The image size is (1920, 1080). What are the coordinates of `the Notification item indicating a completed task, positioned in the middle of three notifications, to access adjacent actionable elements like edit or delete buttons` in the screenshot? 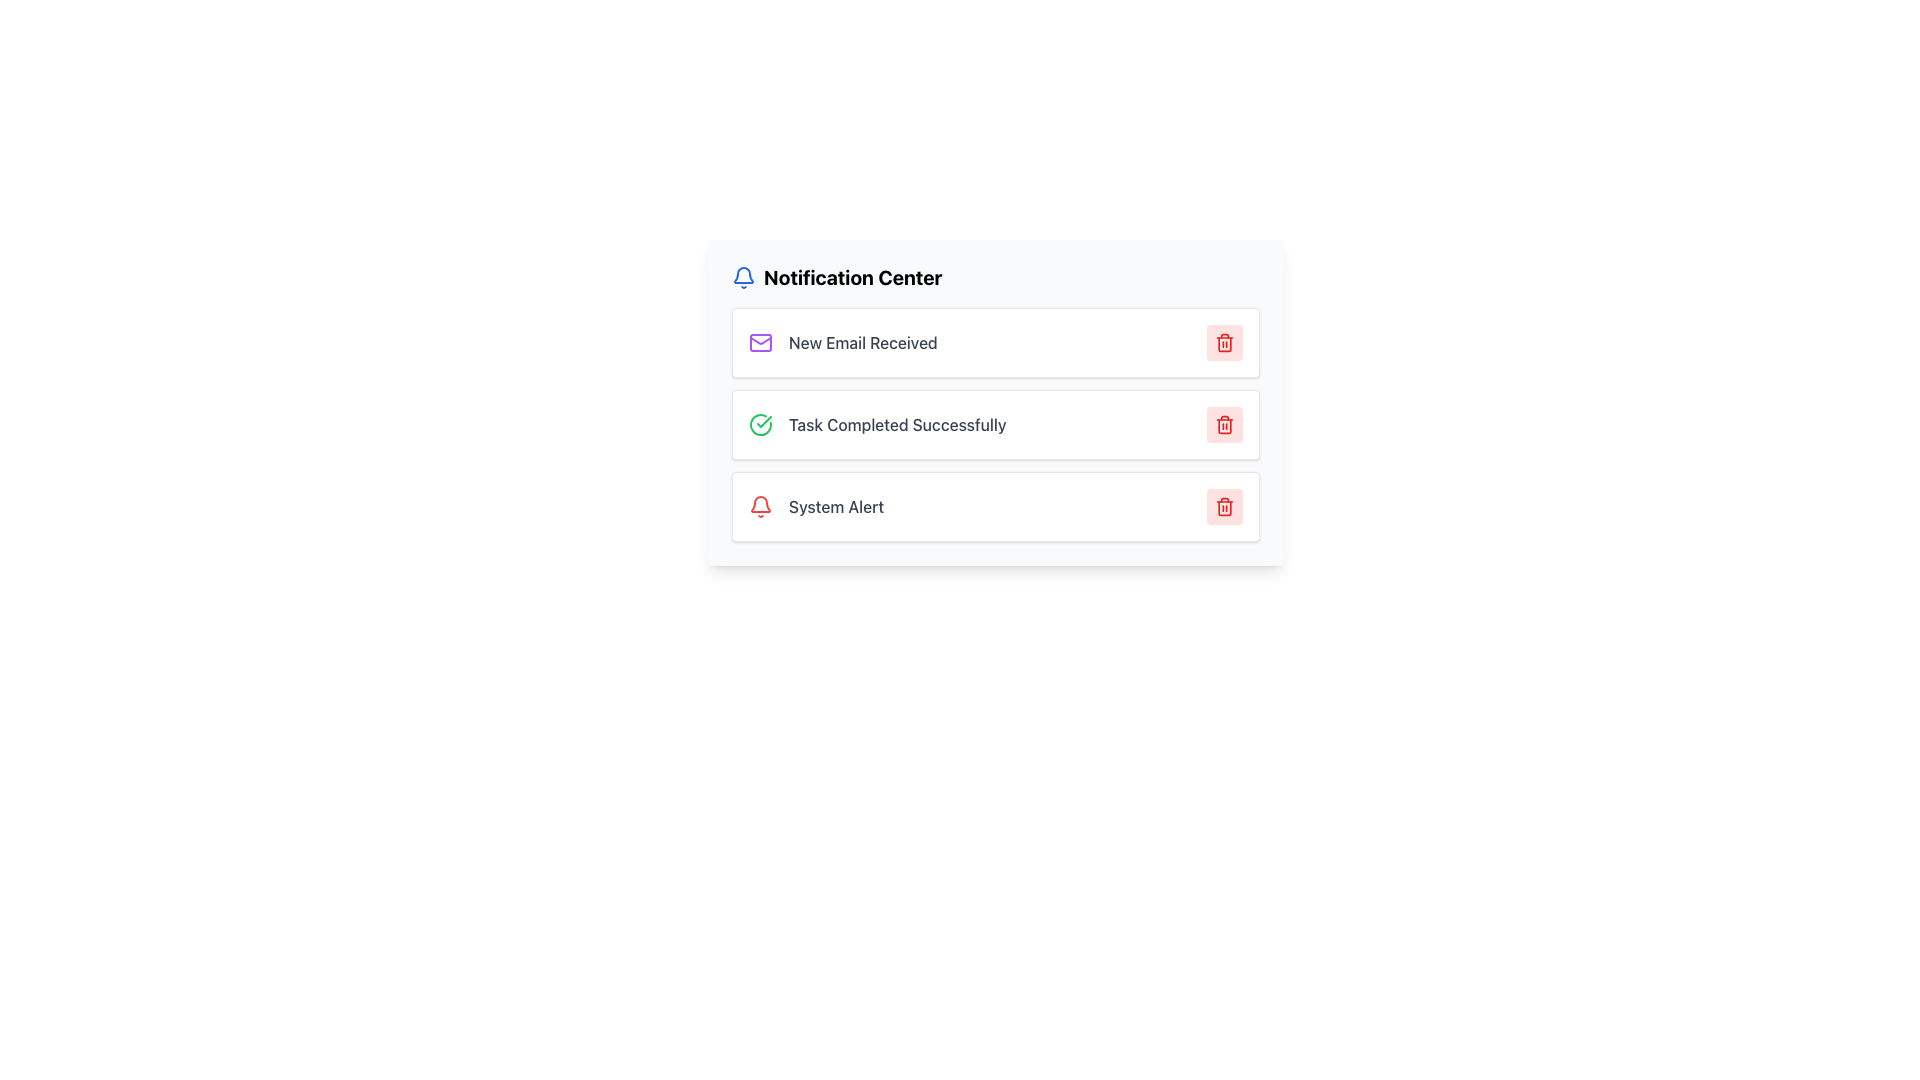 It's located at (877, 423).